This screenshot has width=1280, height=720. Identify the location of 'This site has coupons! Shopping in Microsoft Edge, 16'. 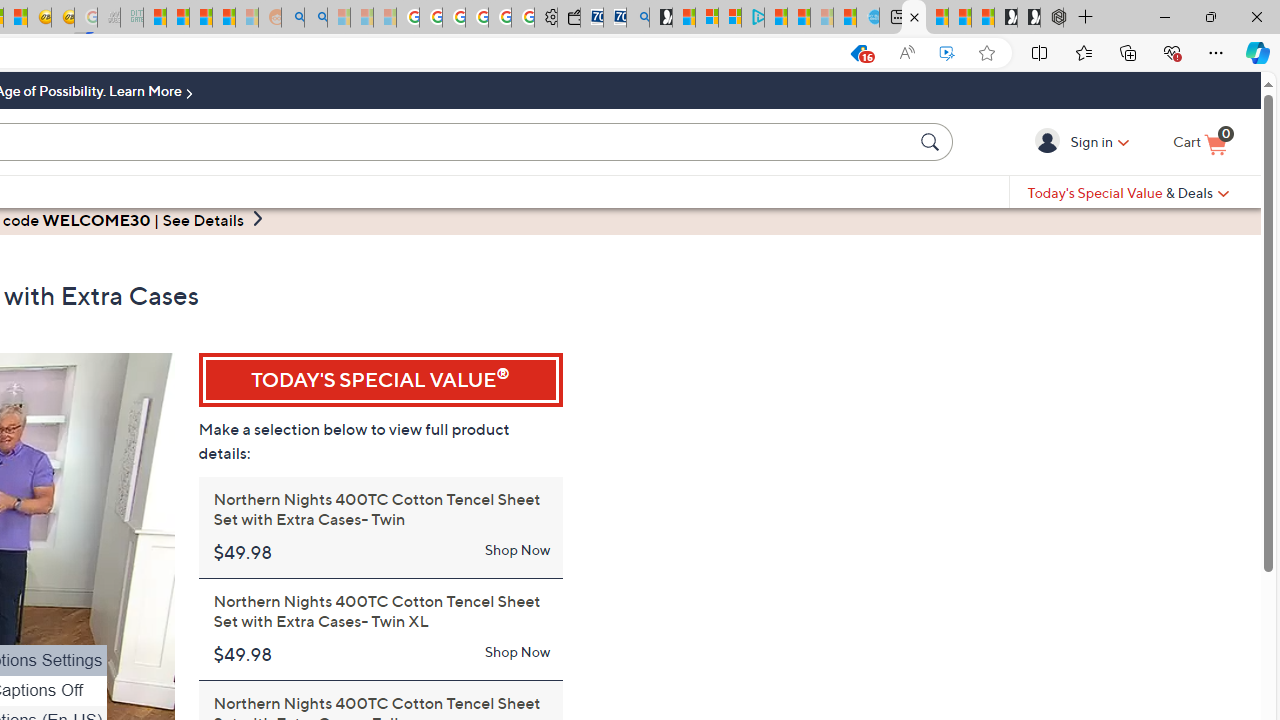
(858, 52).